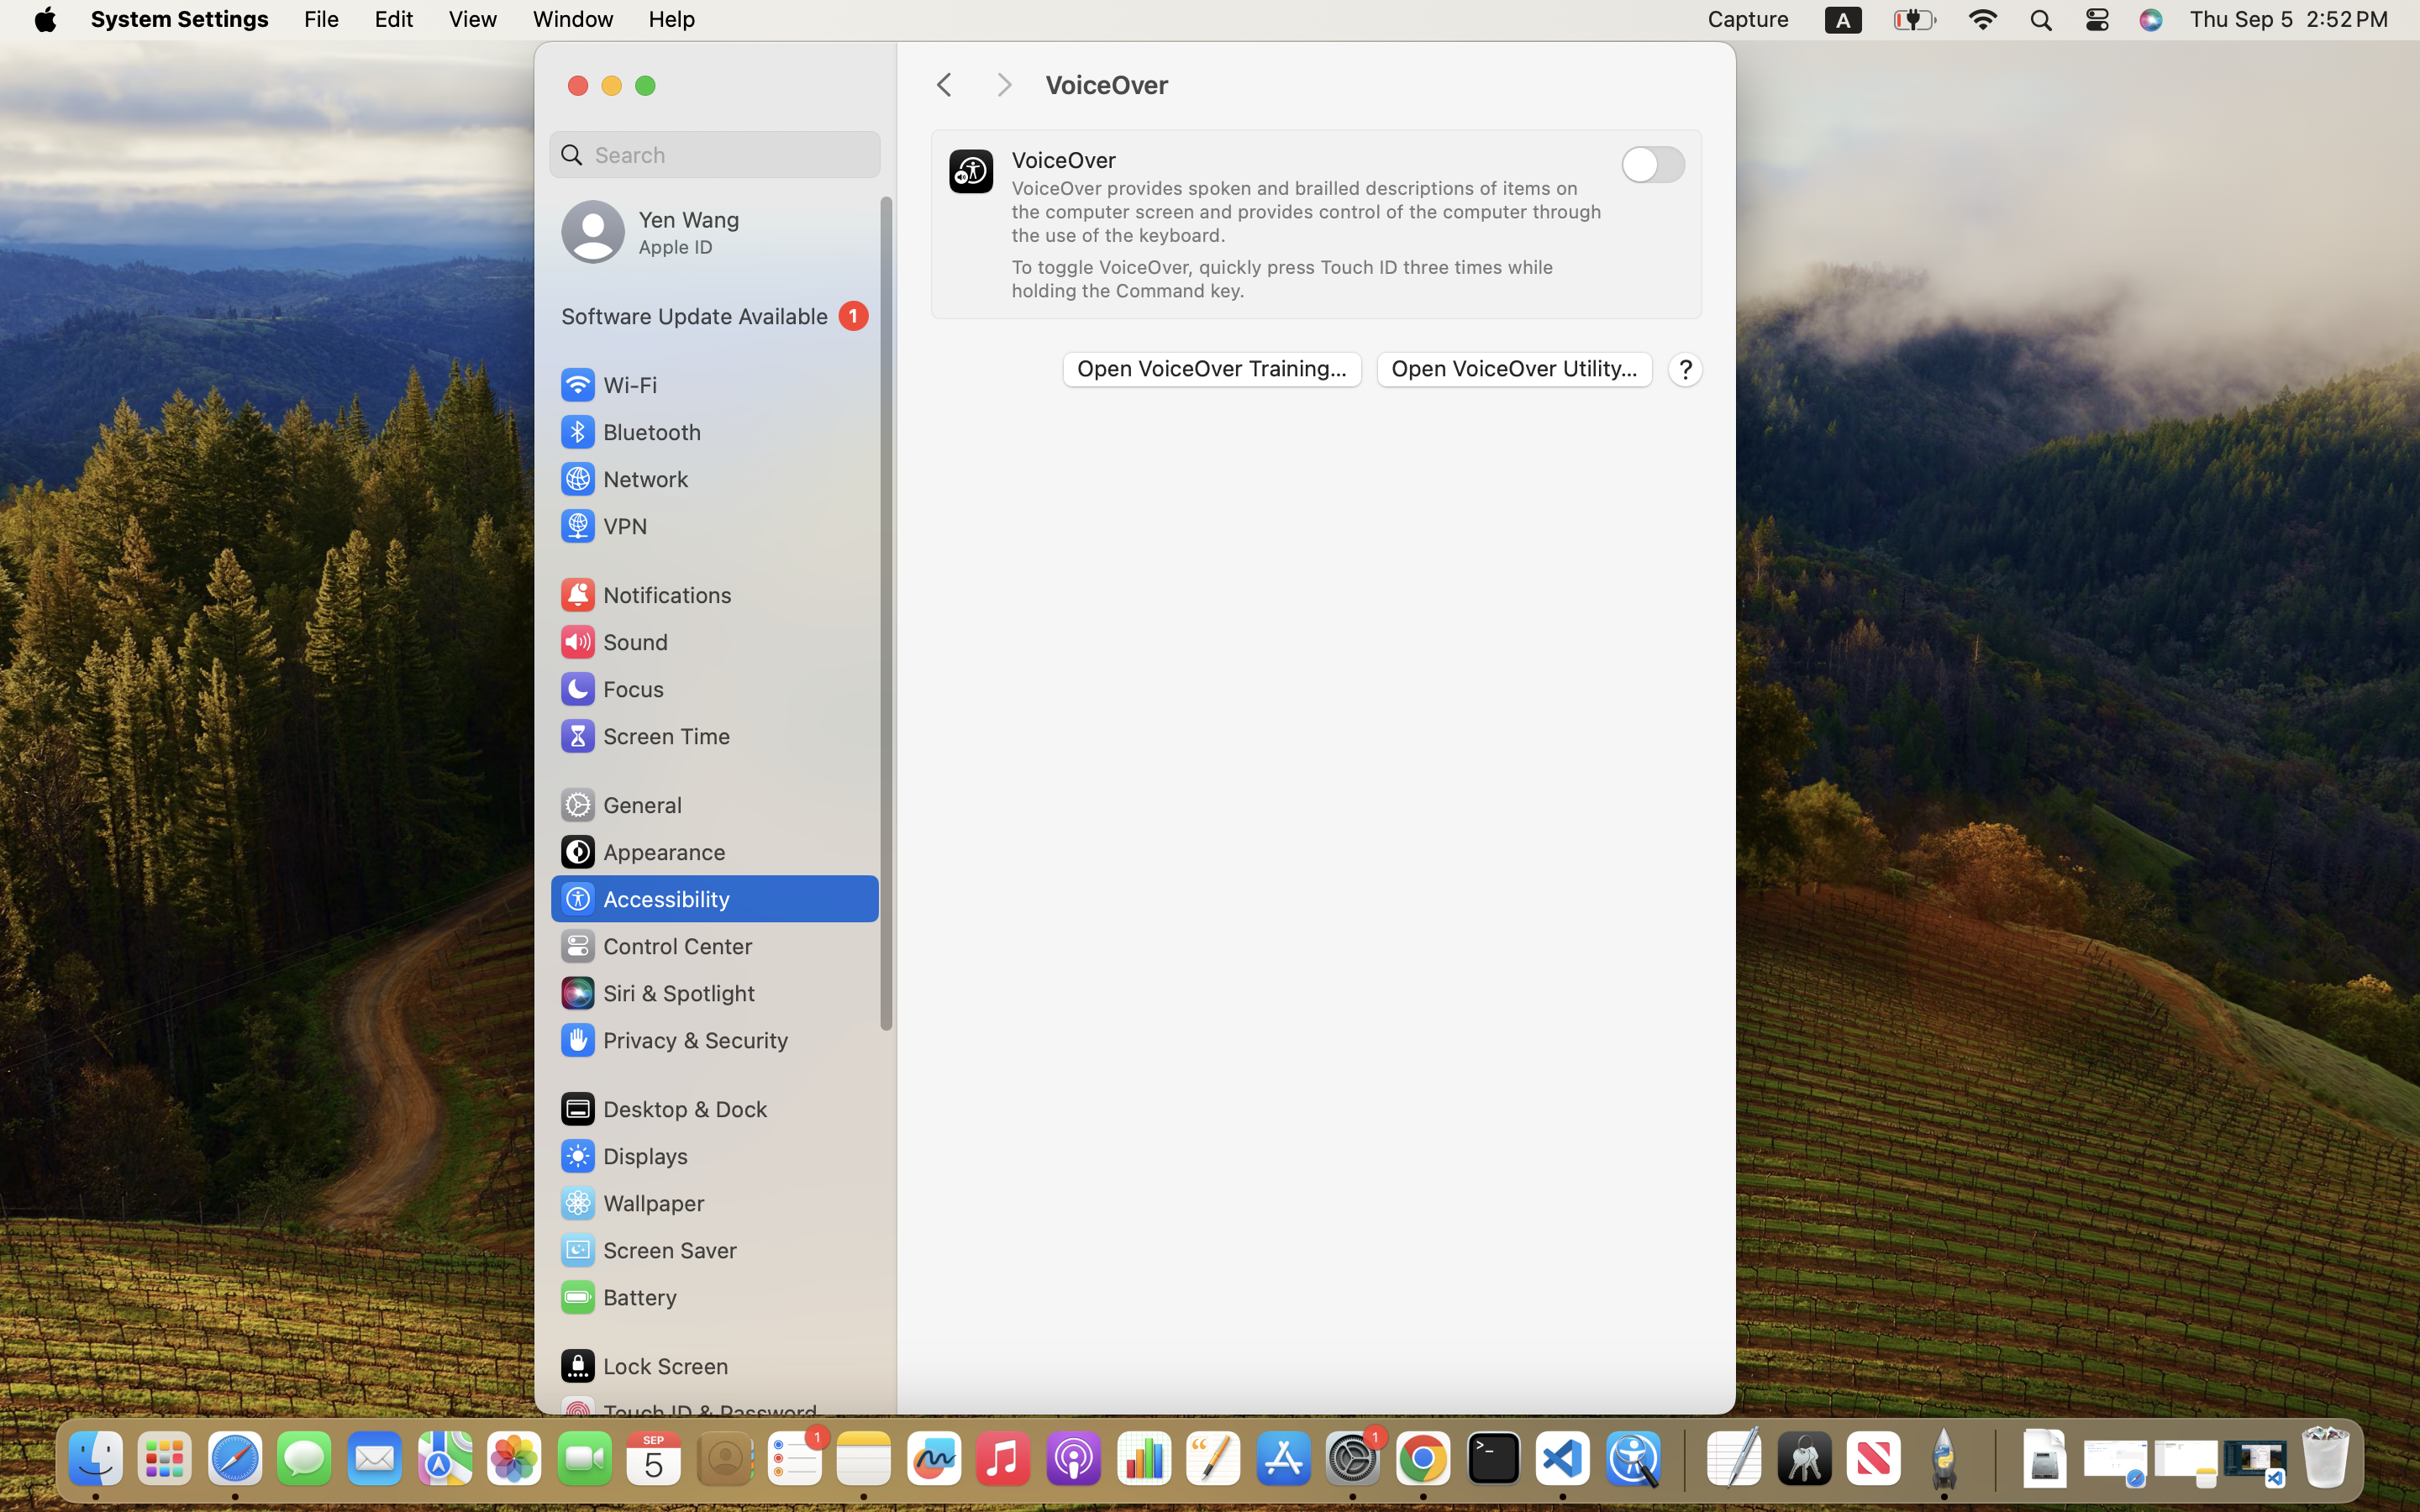 This screenshot has width=2420, height=1512. What do you see at coordinates (613, 640) in the screenshot?
I see `'Sound'` at bounding box center [613, 640].